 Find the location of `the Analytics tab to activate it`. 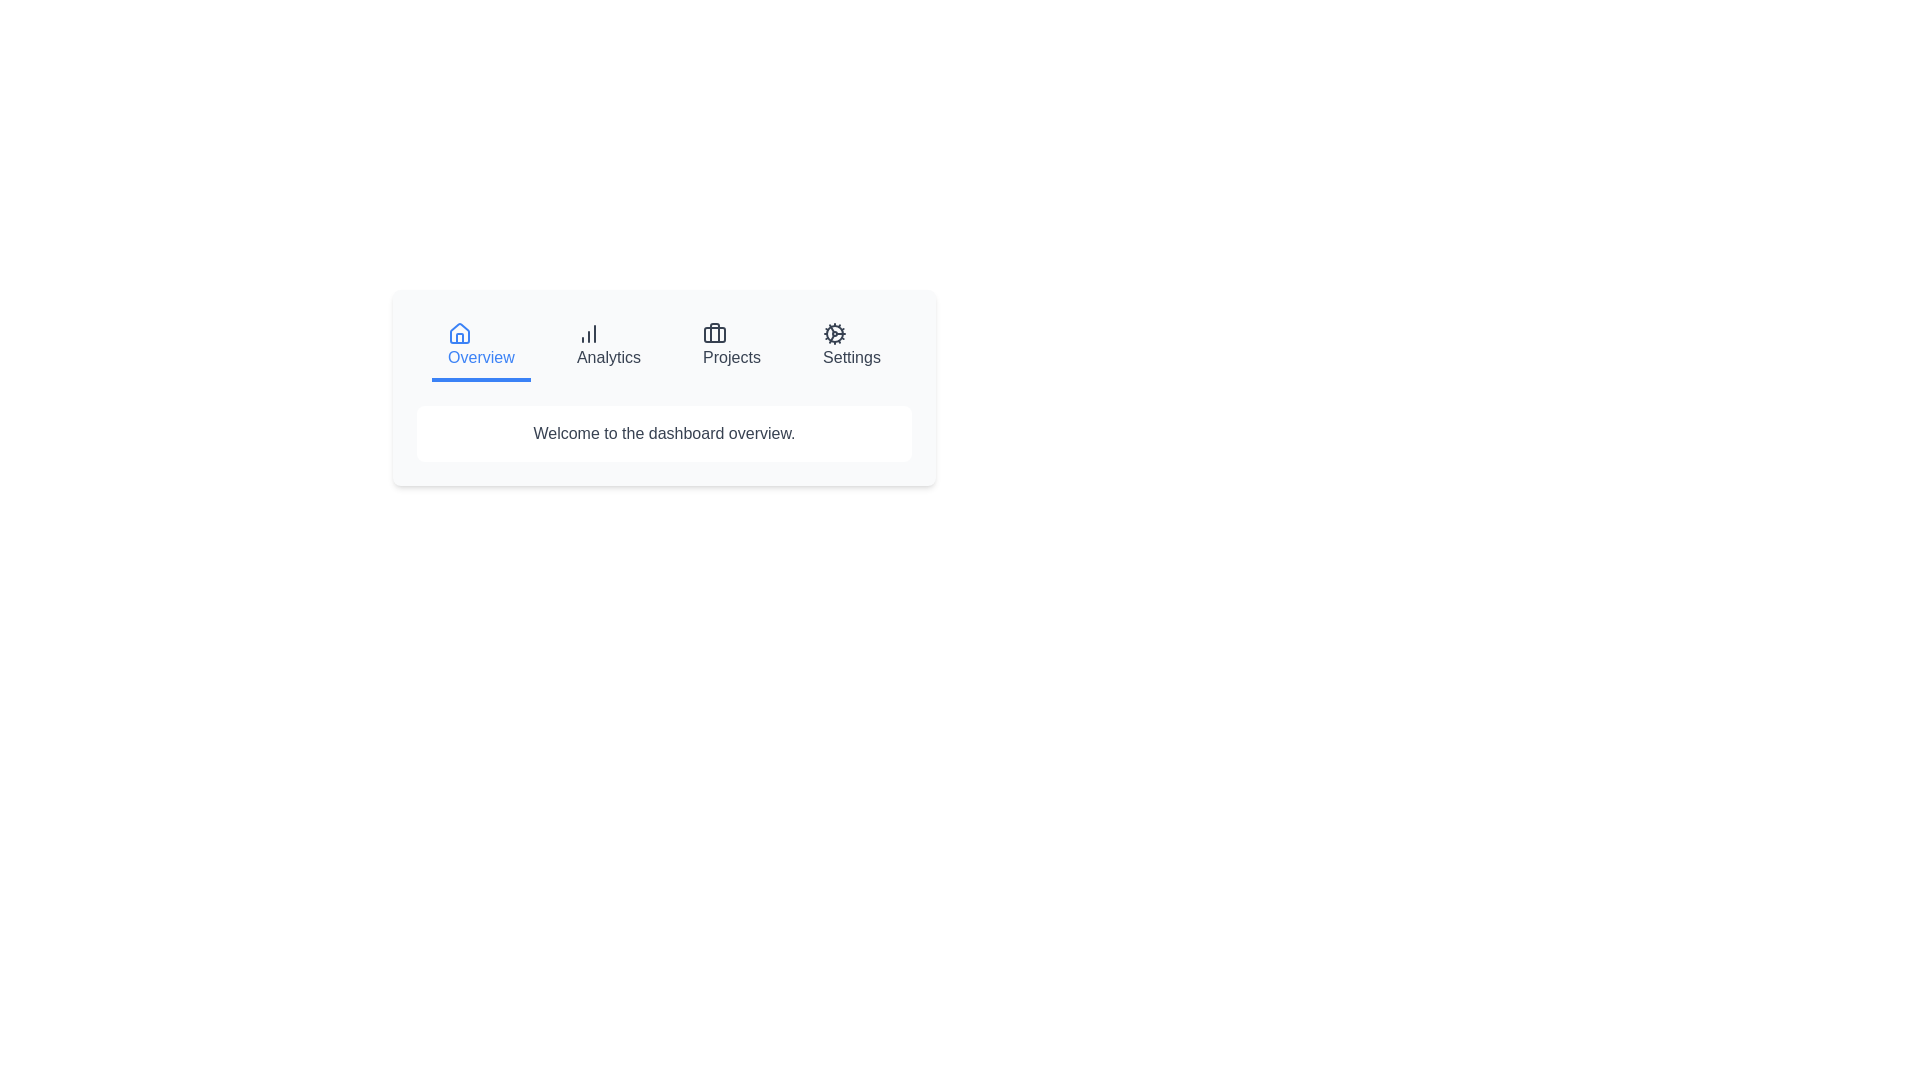

the Analytics tab to activate it is located at coordinates (608, 346).